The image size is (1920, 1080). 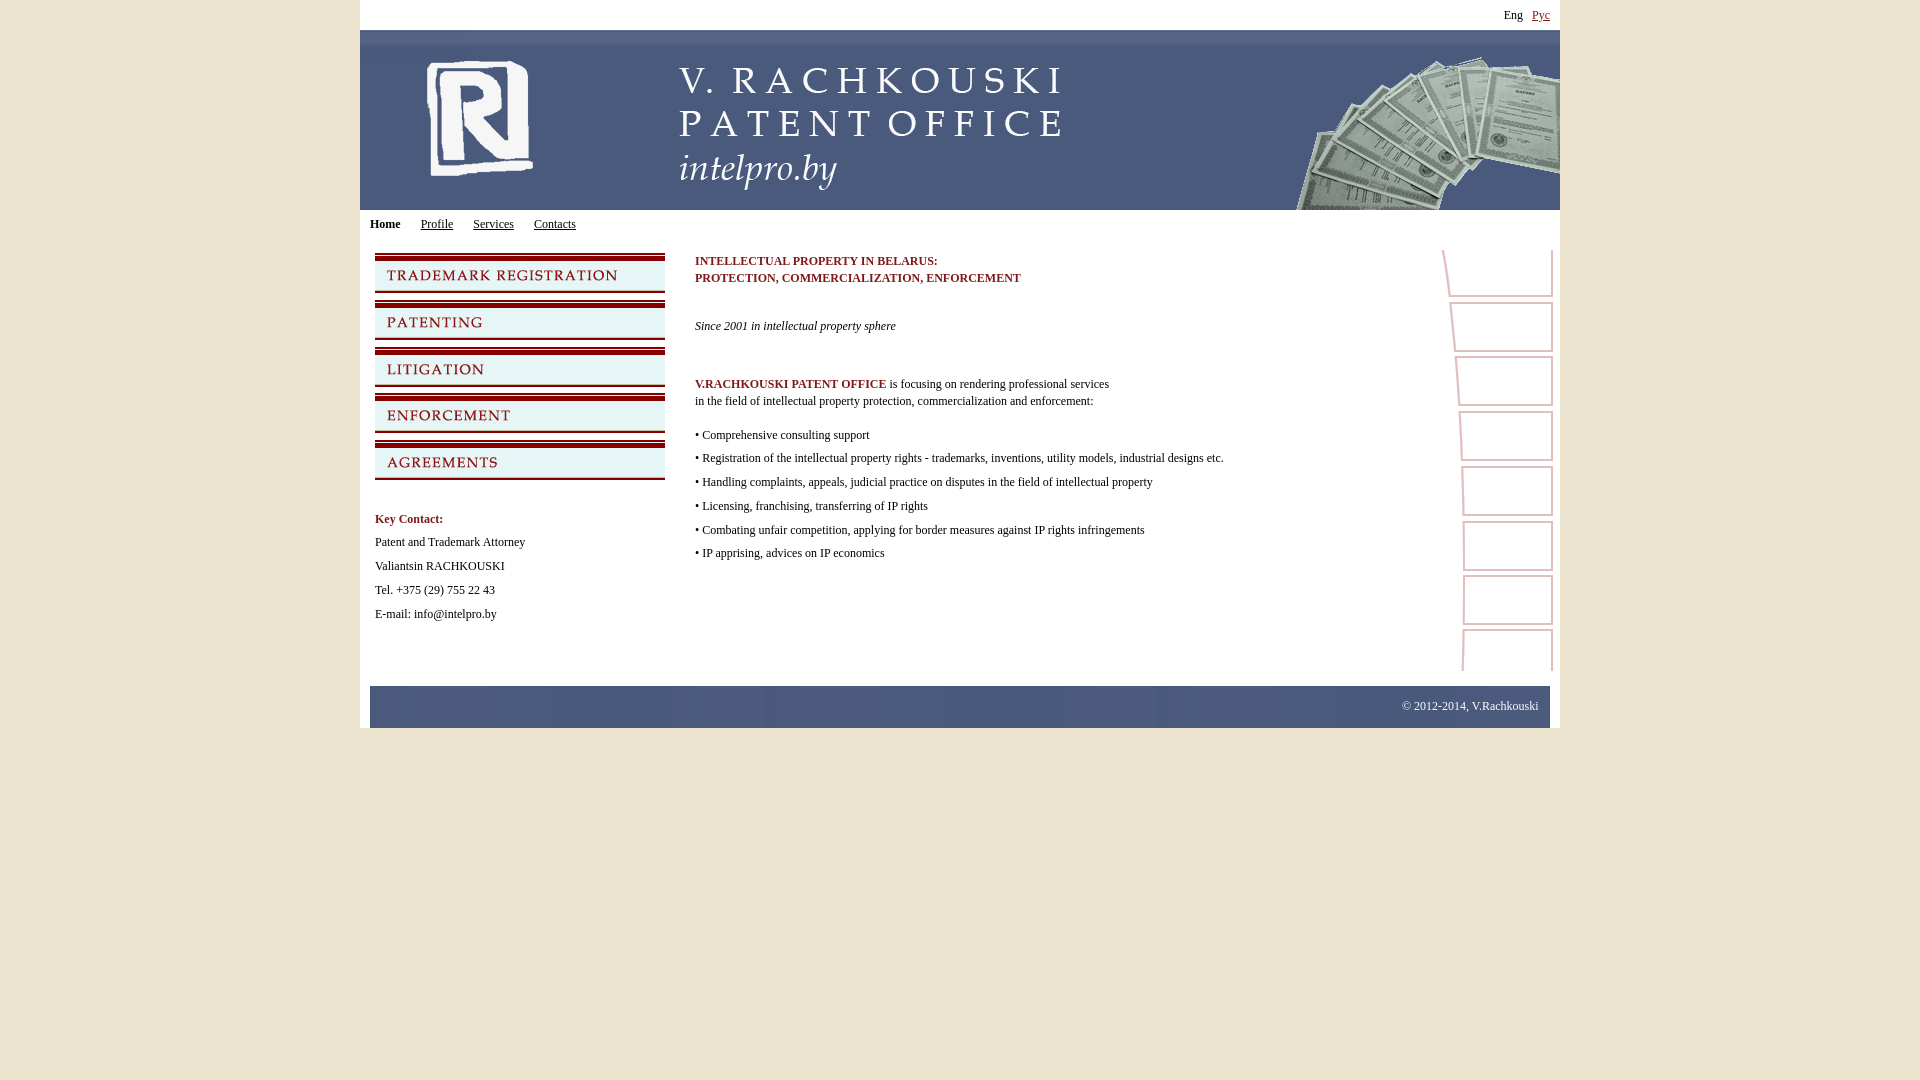 I want to click on 'Services', so click(x=493, y=224).